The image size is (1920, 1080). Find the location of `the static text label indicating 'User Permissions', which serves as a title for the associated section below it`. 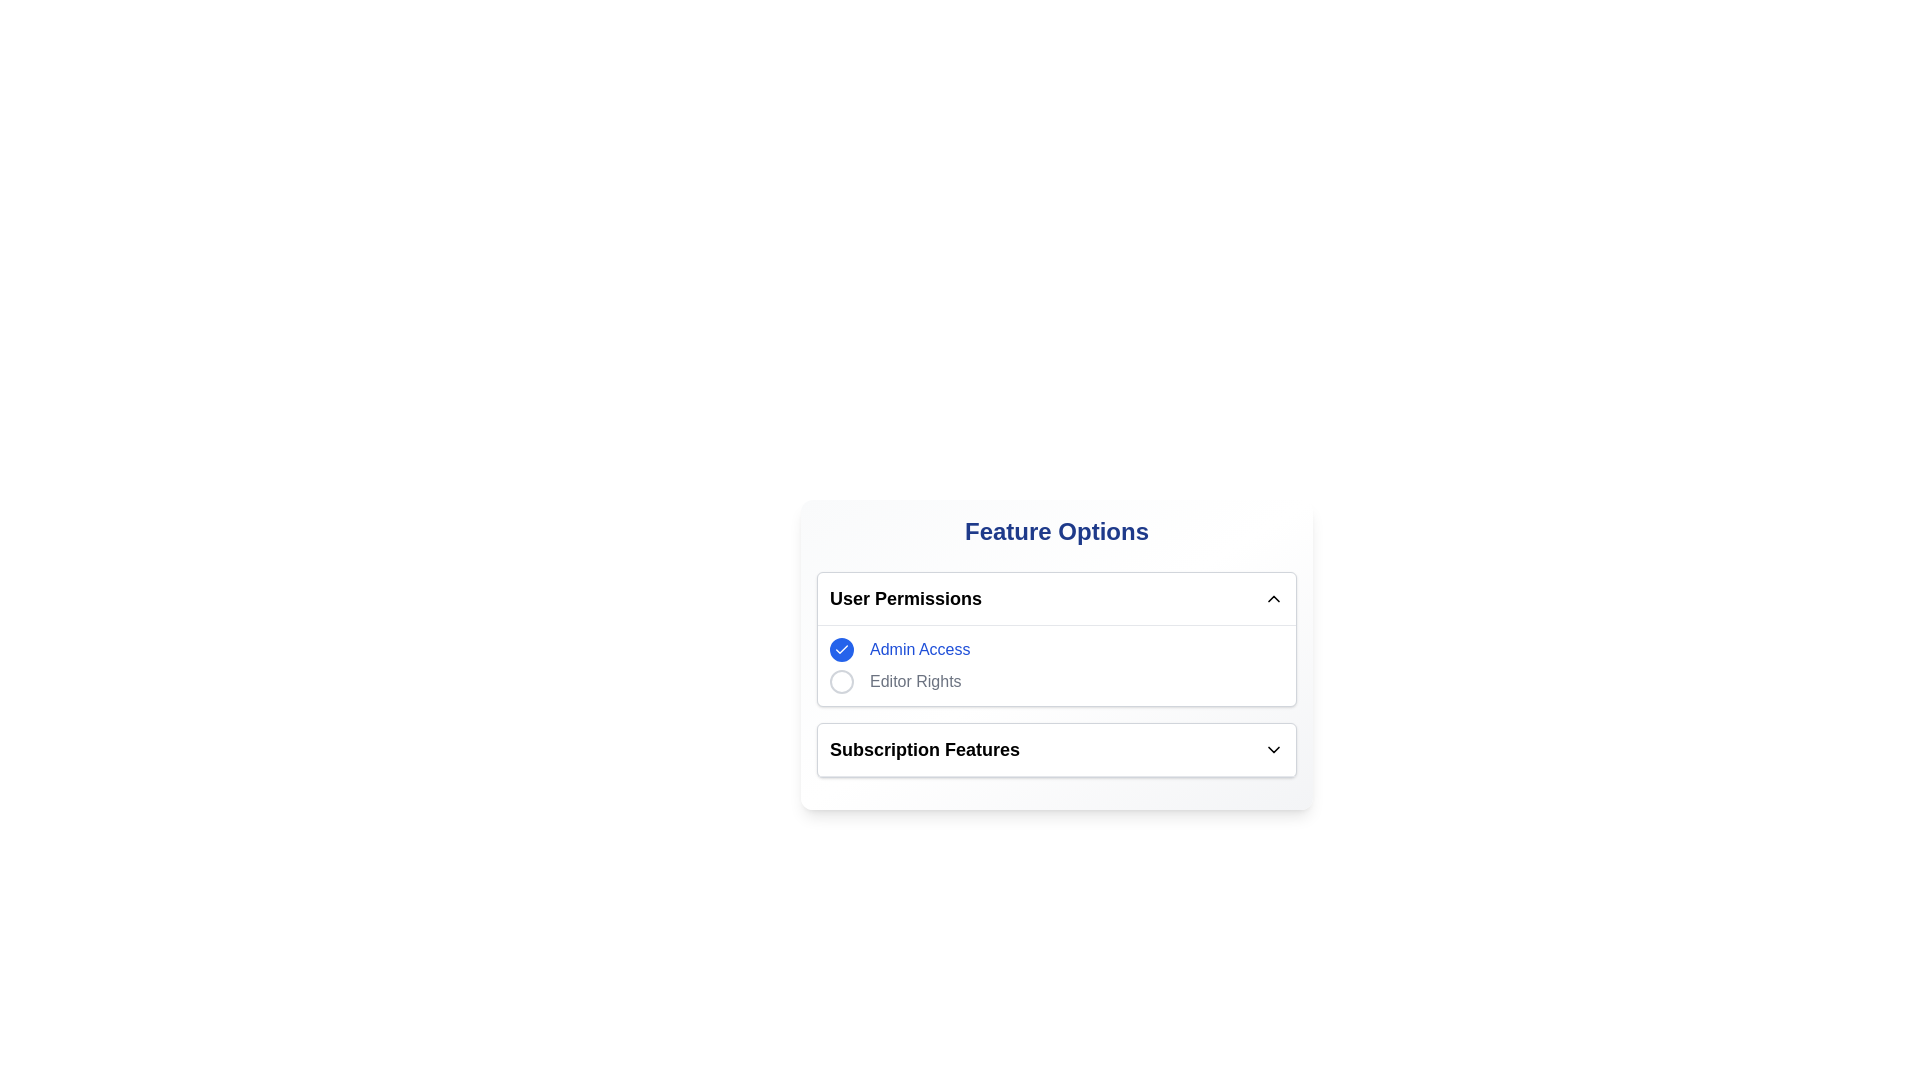

the static text label indicating 'User Permissions', which serves as a title for the associated section below it is located at coordinates (924, 749).